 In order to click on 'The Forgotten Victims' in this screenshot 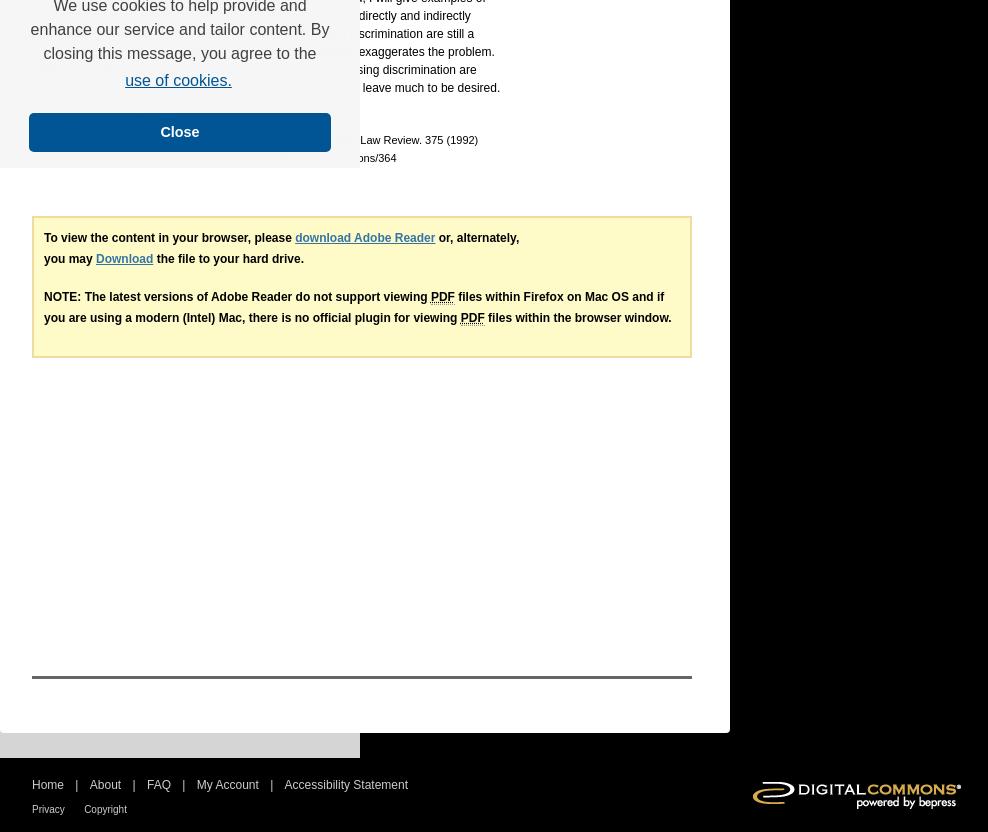, I will do `click(120, 139)`.